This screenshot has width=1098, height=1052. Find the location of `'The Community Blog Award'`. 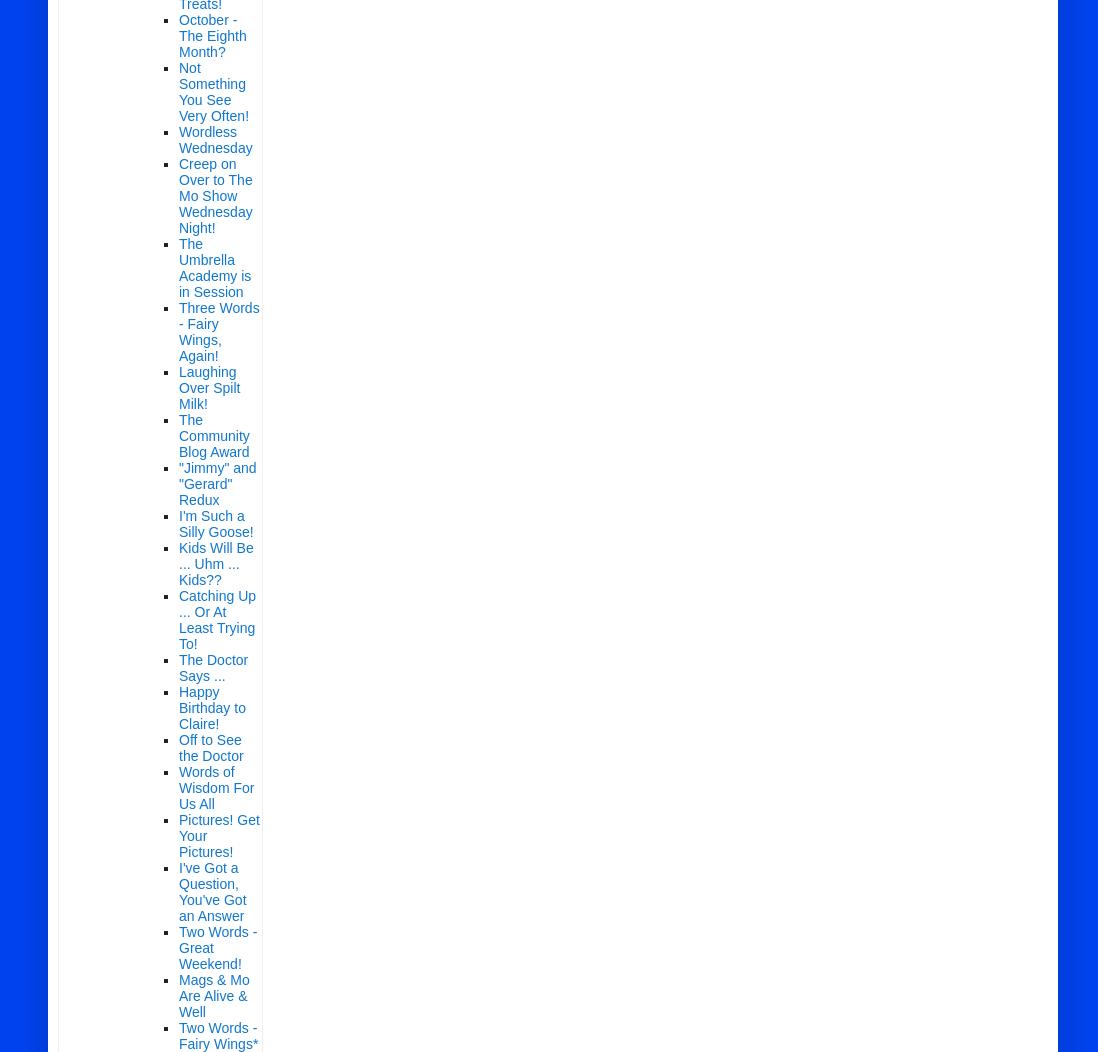

'The Community Blog Award' is located at coordinates (213, 434).